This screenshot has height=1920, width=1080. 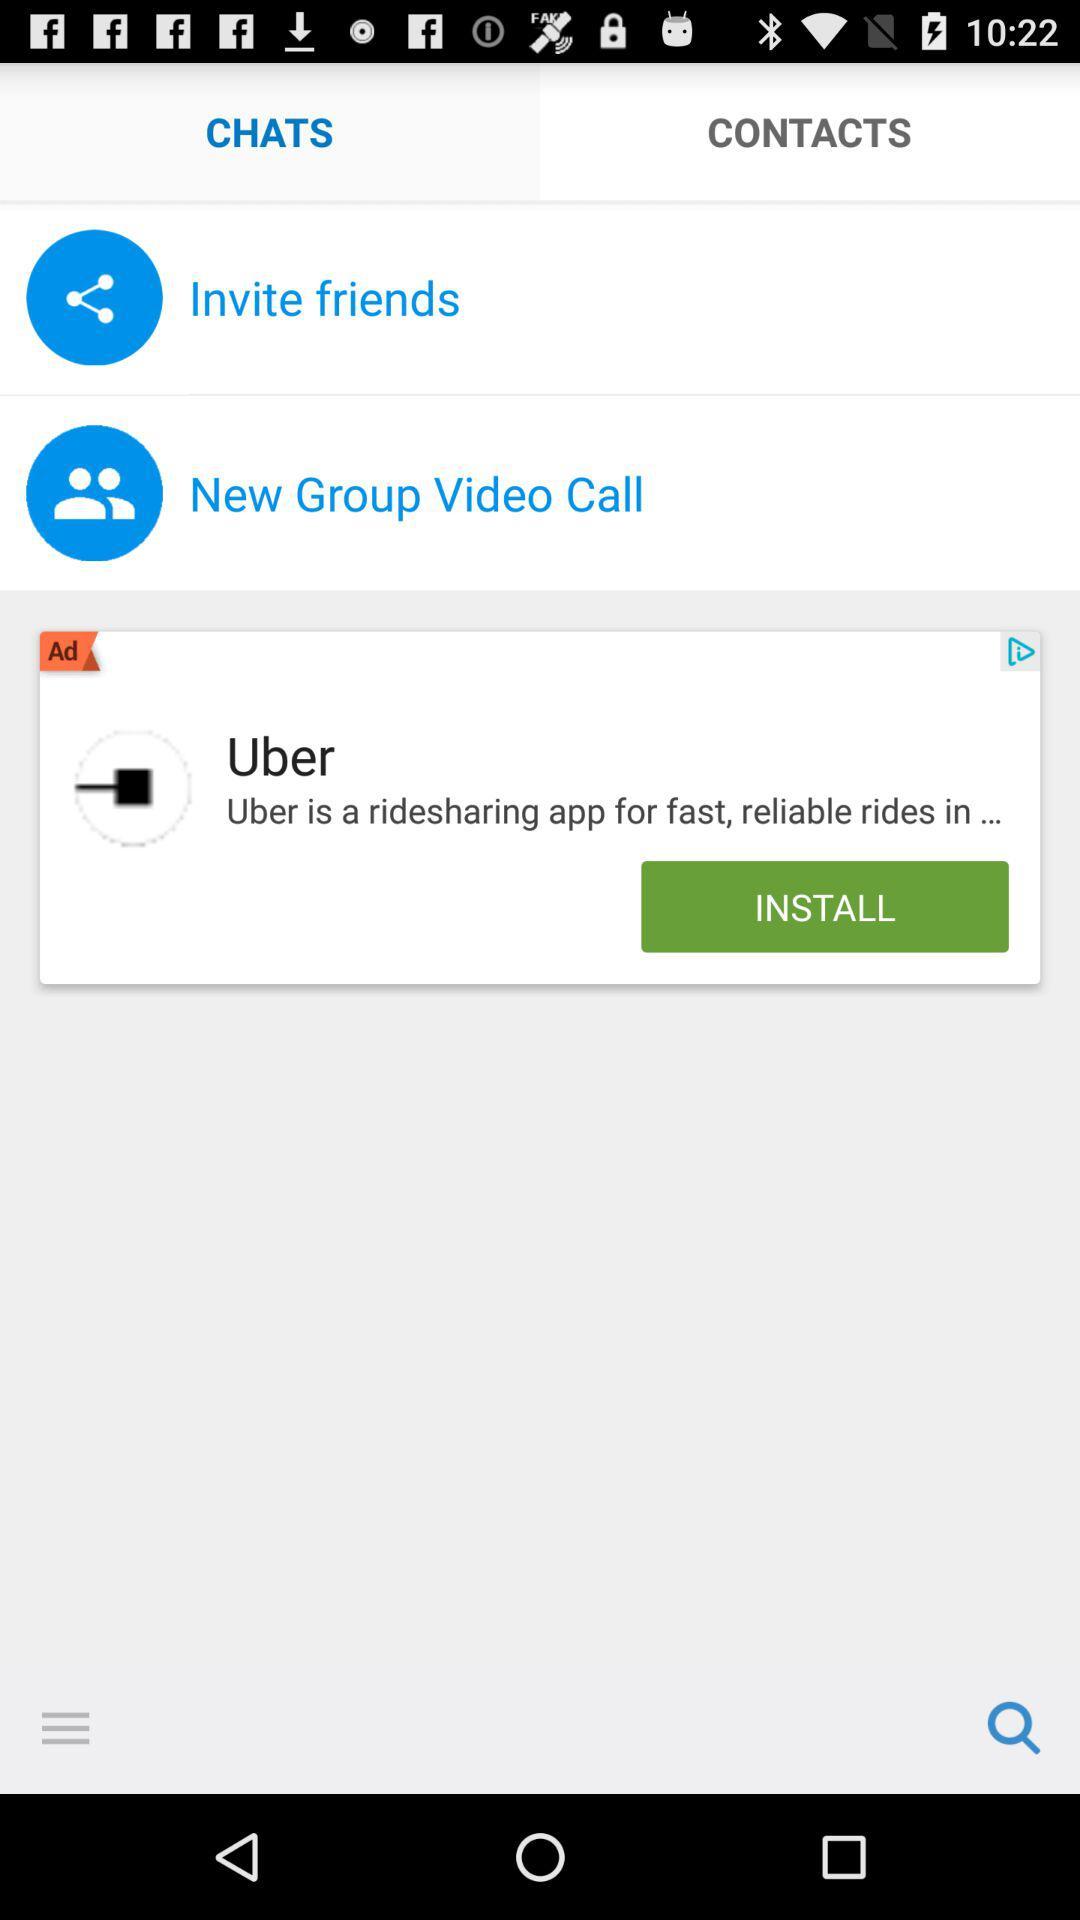 What do you see at coordinates (825, 905) in the screenshot?
I see `app below the uber is a item` at bounding box center [825, 905].